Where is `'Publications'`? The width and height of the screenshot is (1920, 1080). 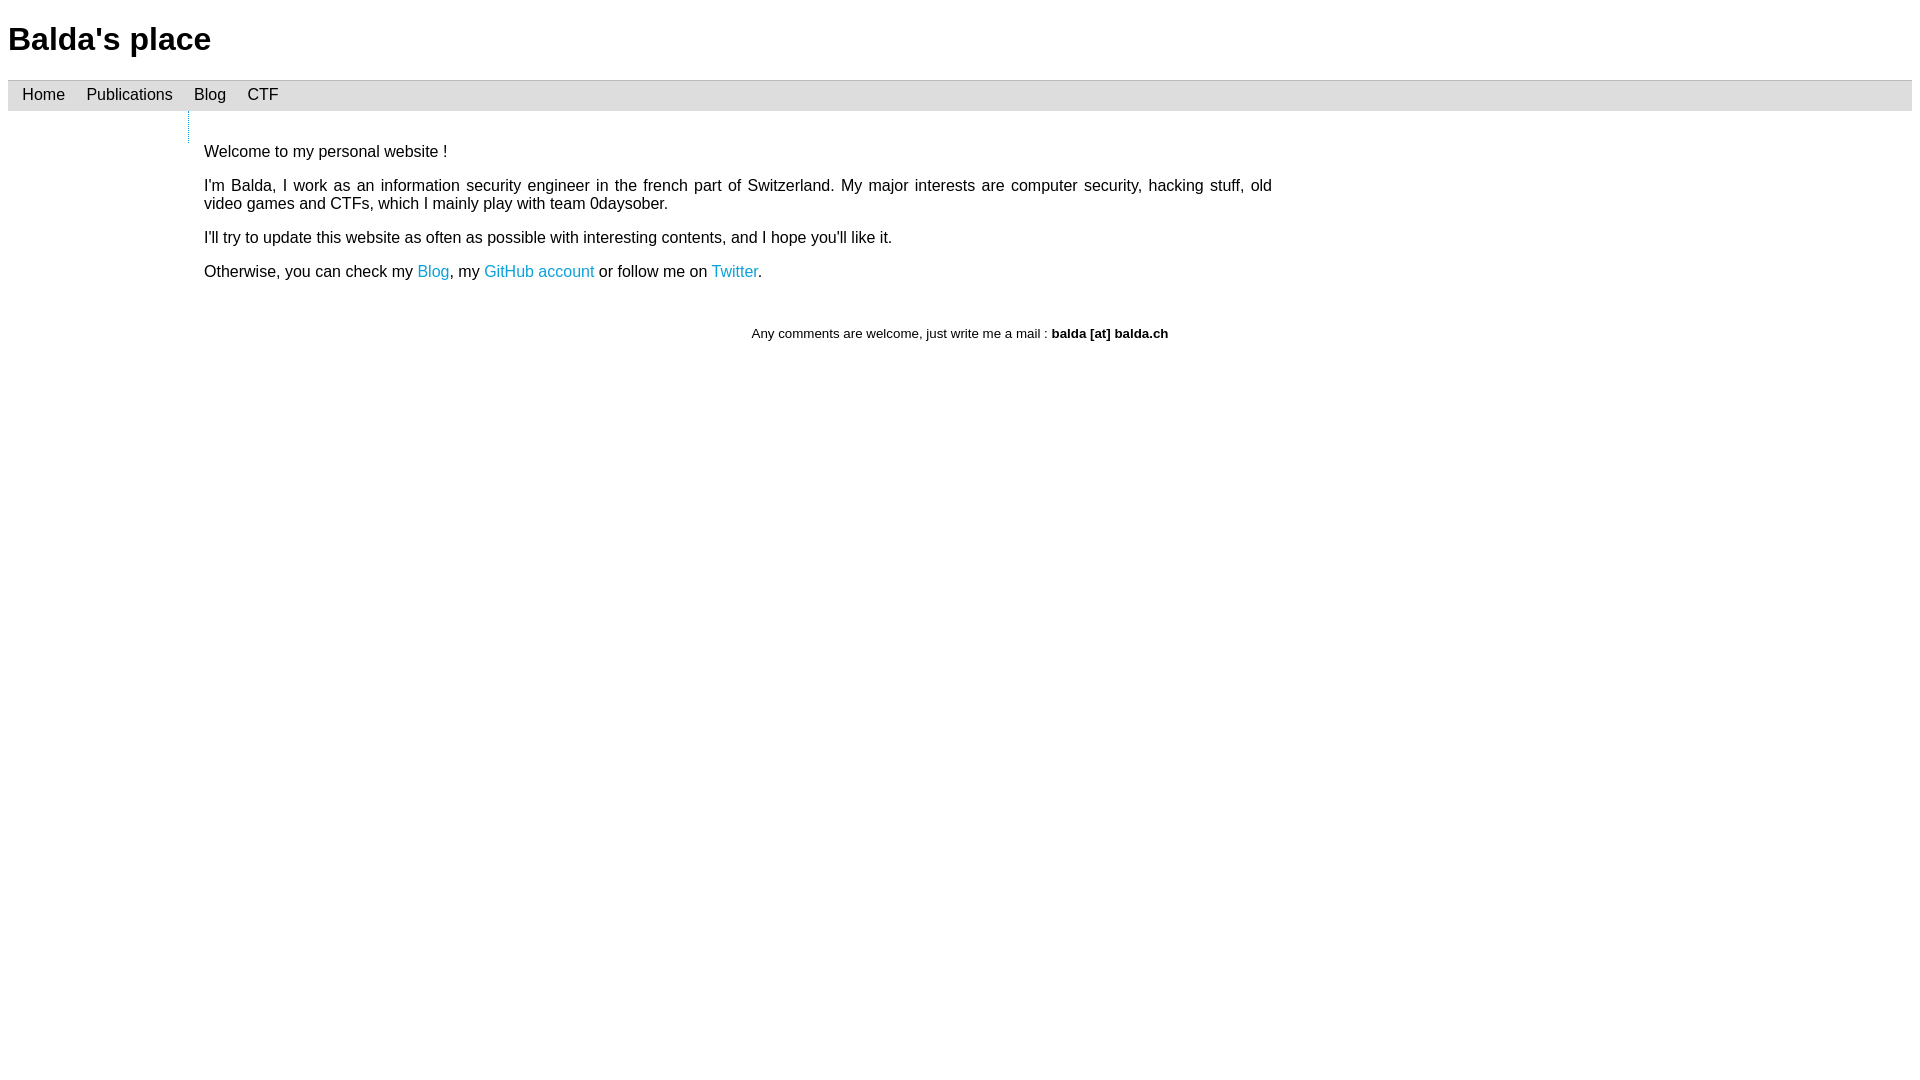 'Publications' is located at coordinates (128, 95).